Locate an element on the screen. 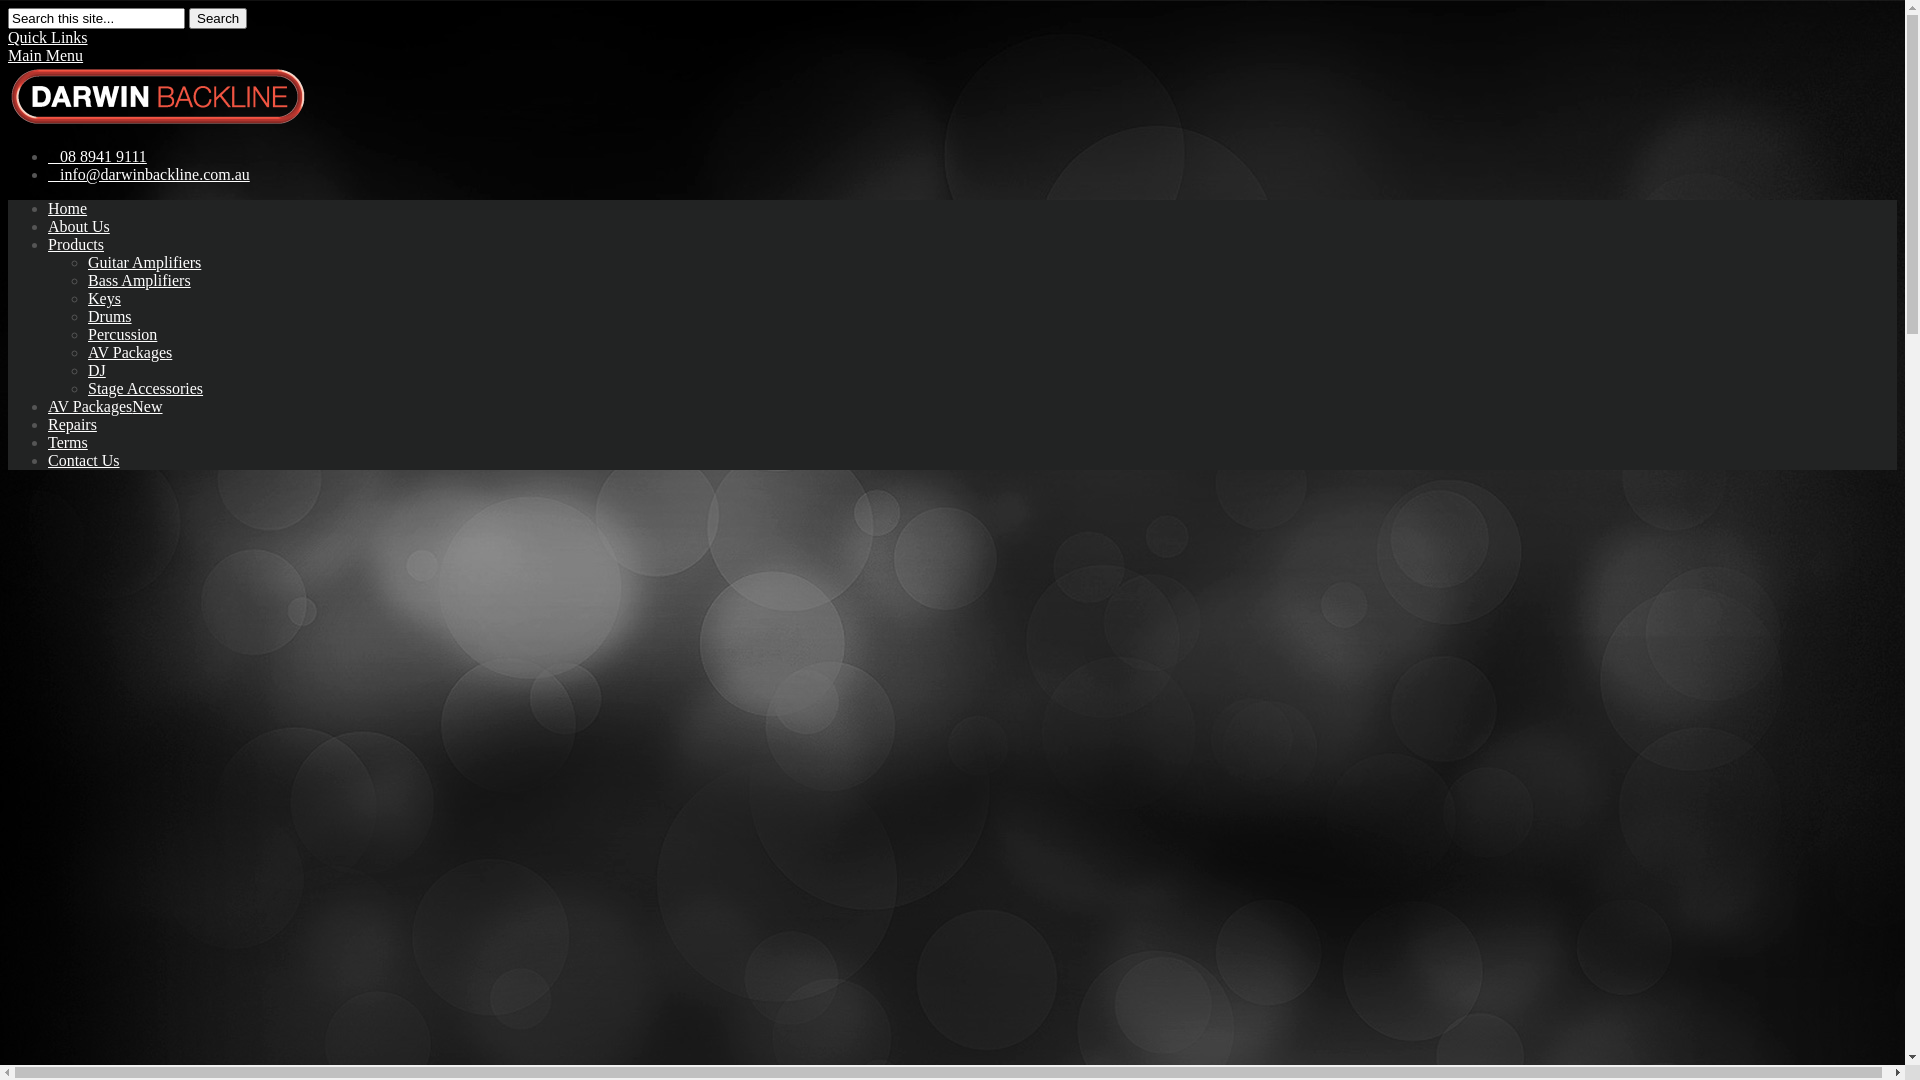 The image size is (1920, 1080). 'Stage Accessories' is located at coordinates (144, 388).